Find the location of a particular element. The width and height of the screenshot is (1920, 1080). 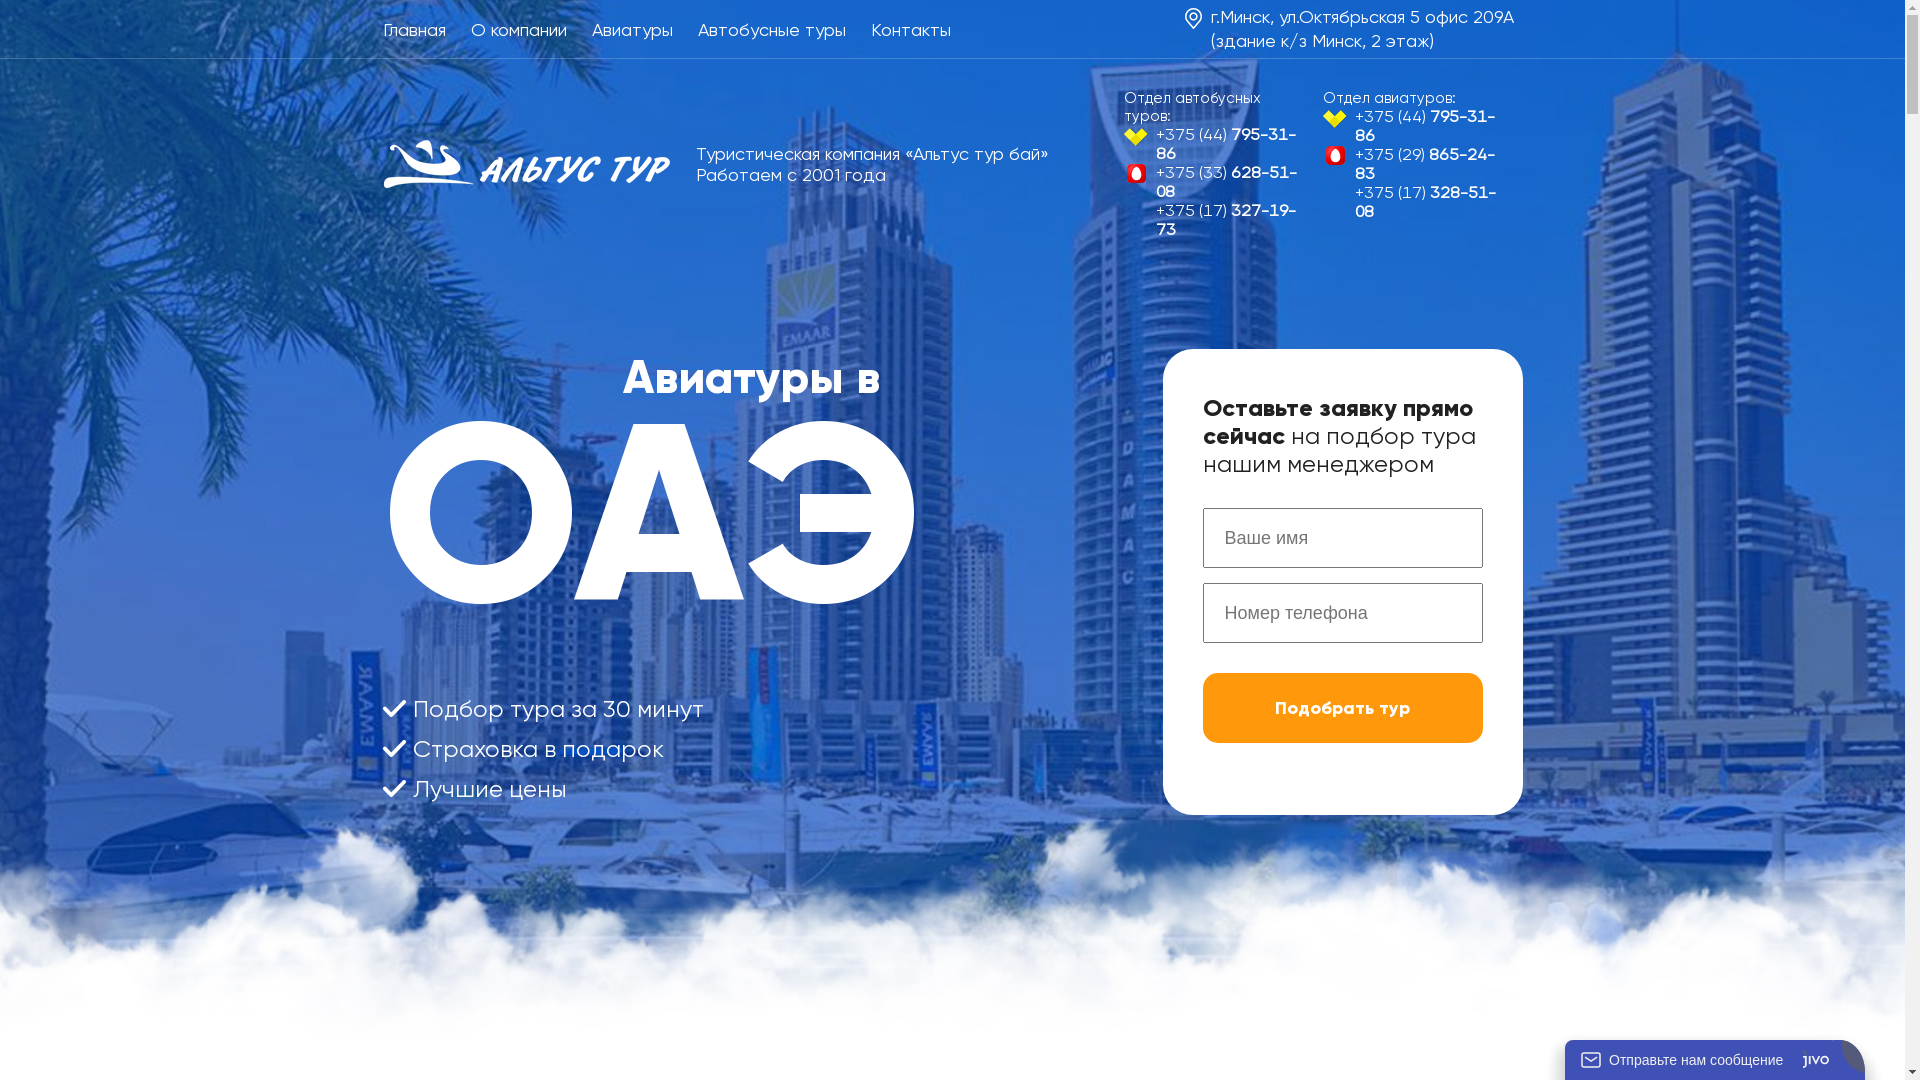

'+375 (44) 795-31-86' is located at coordinates (1215, 142).